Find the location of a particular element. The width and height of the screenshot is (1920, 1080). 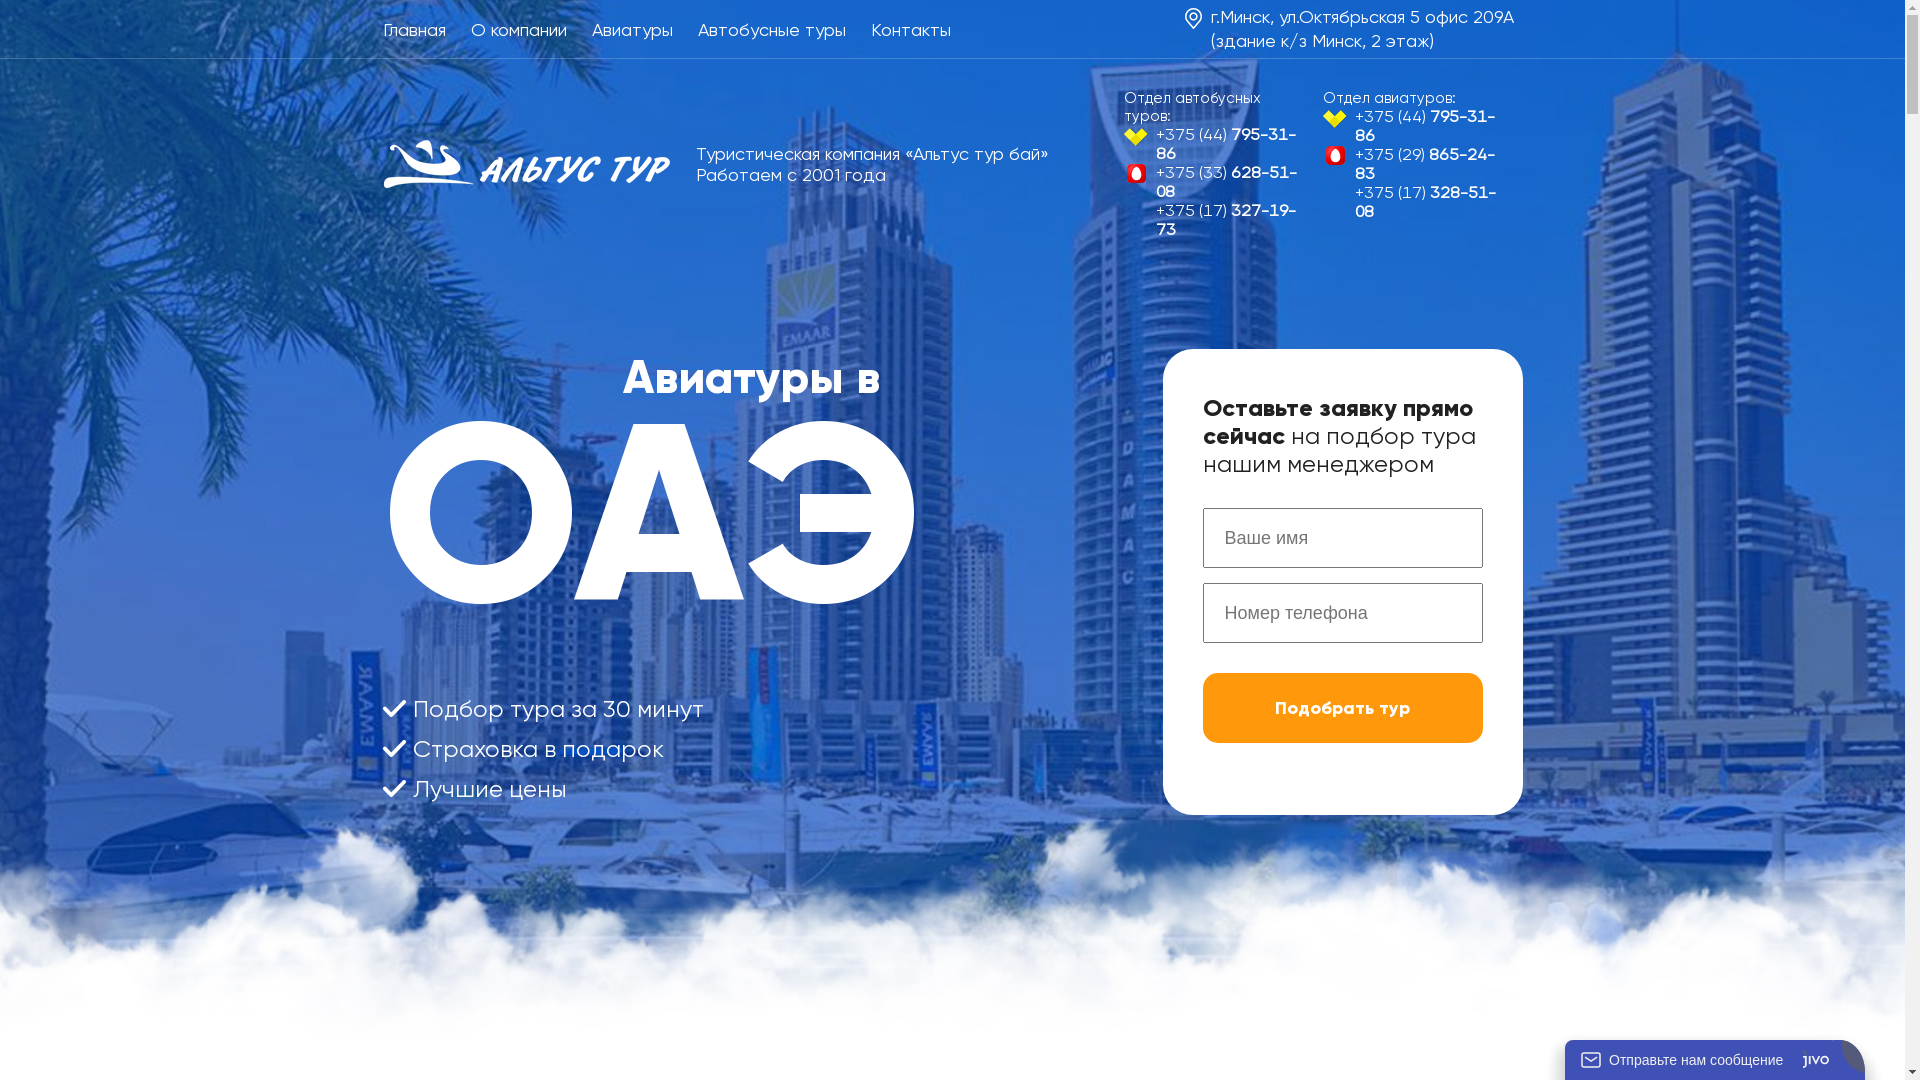

'+375 (44) 795-31-86' is located at coordinates (1215, 142).